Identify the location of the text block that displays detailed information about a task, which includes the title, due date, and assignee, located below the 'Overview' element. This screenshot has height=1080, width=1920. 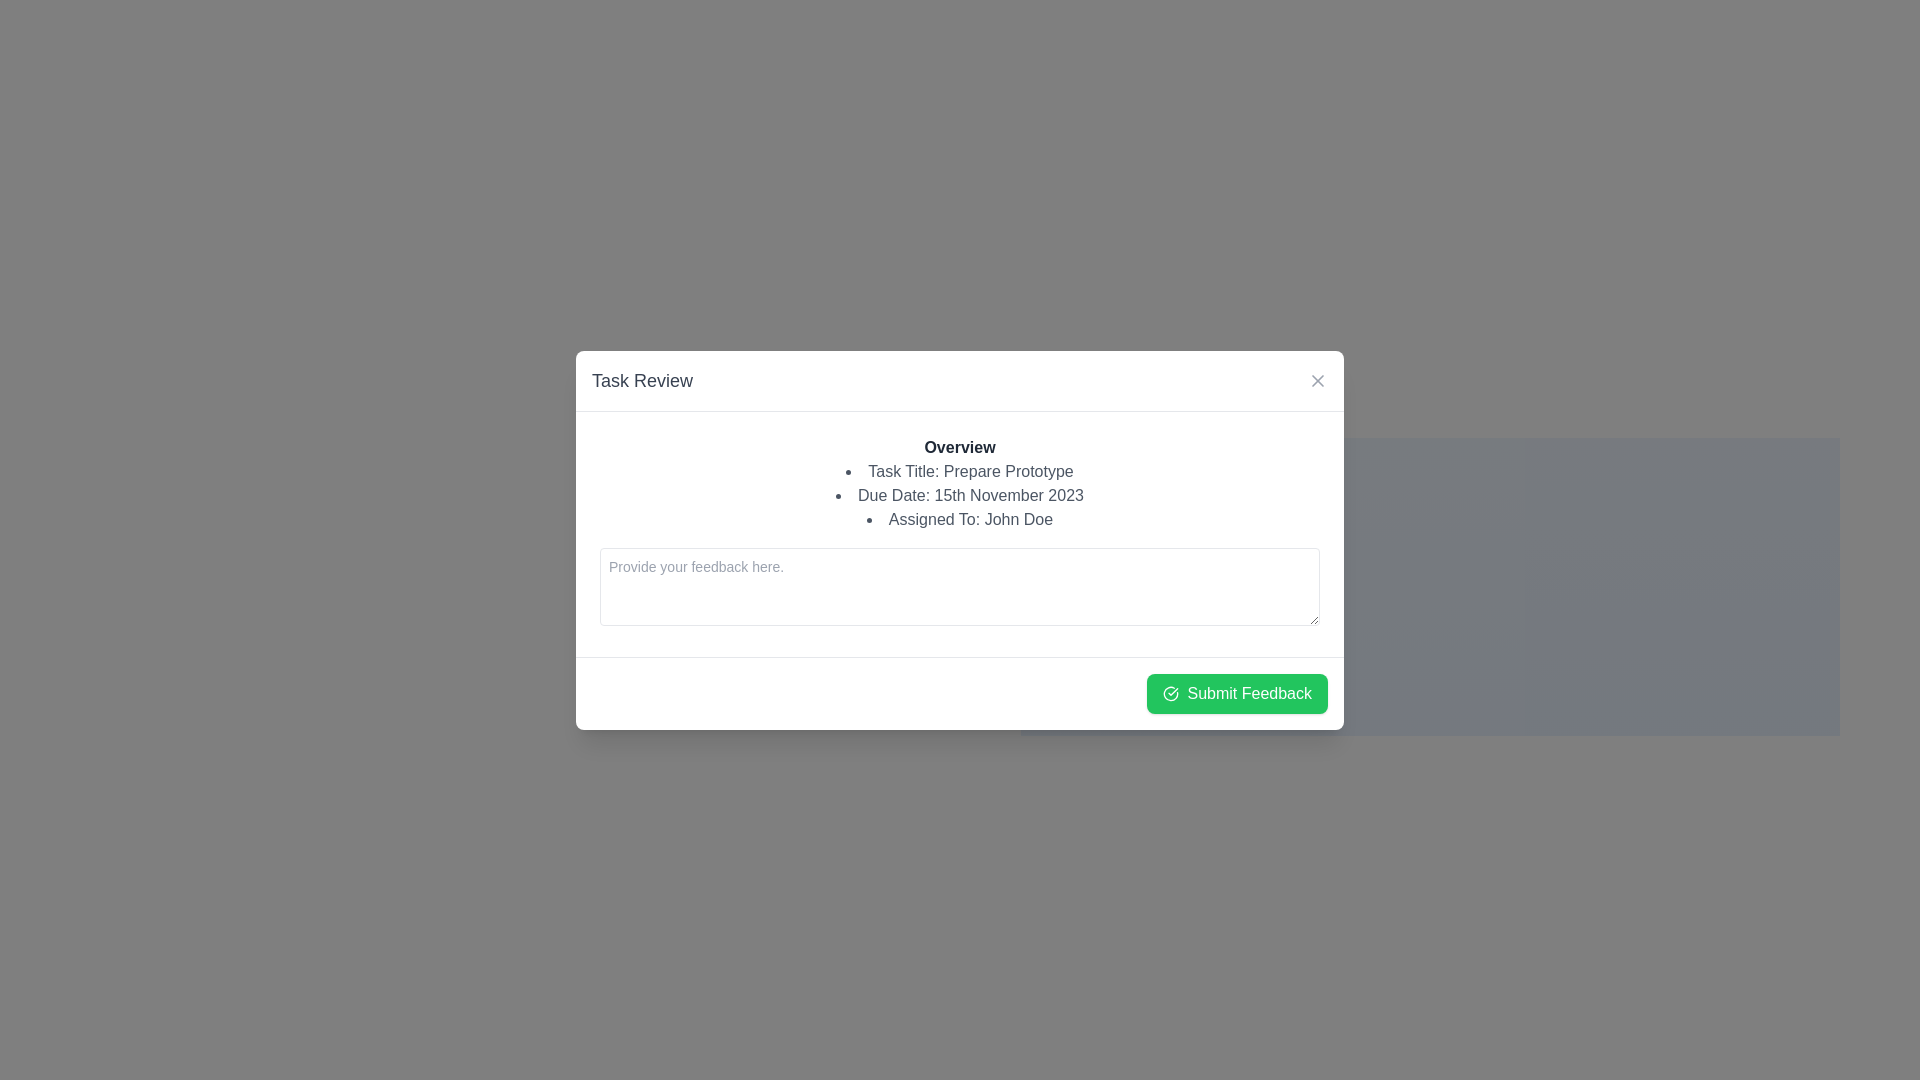
(960, 495).